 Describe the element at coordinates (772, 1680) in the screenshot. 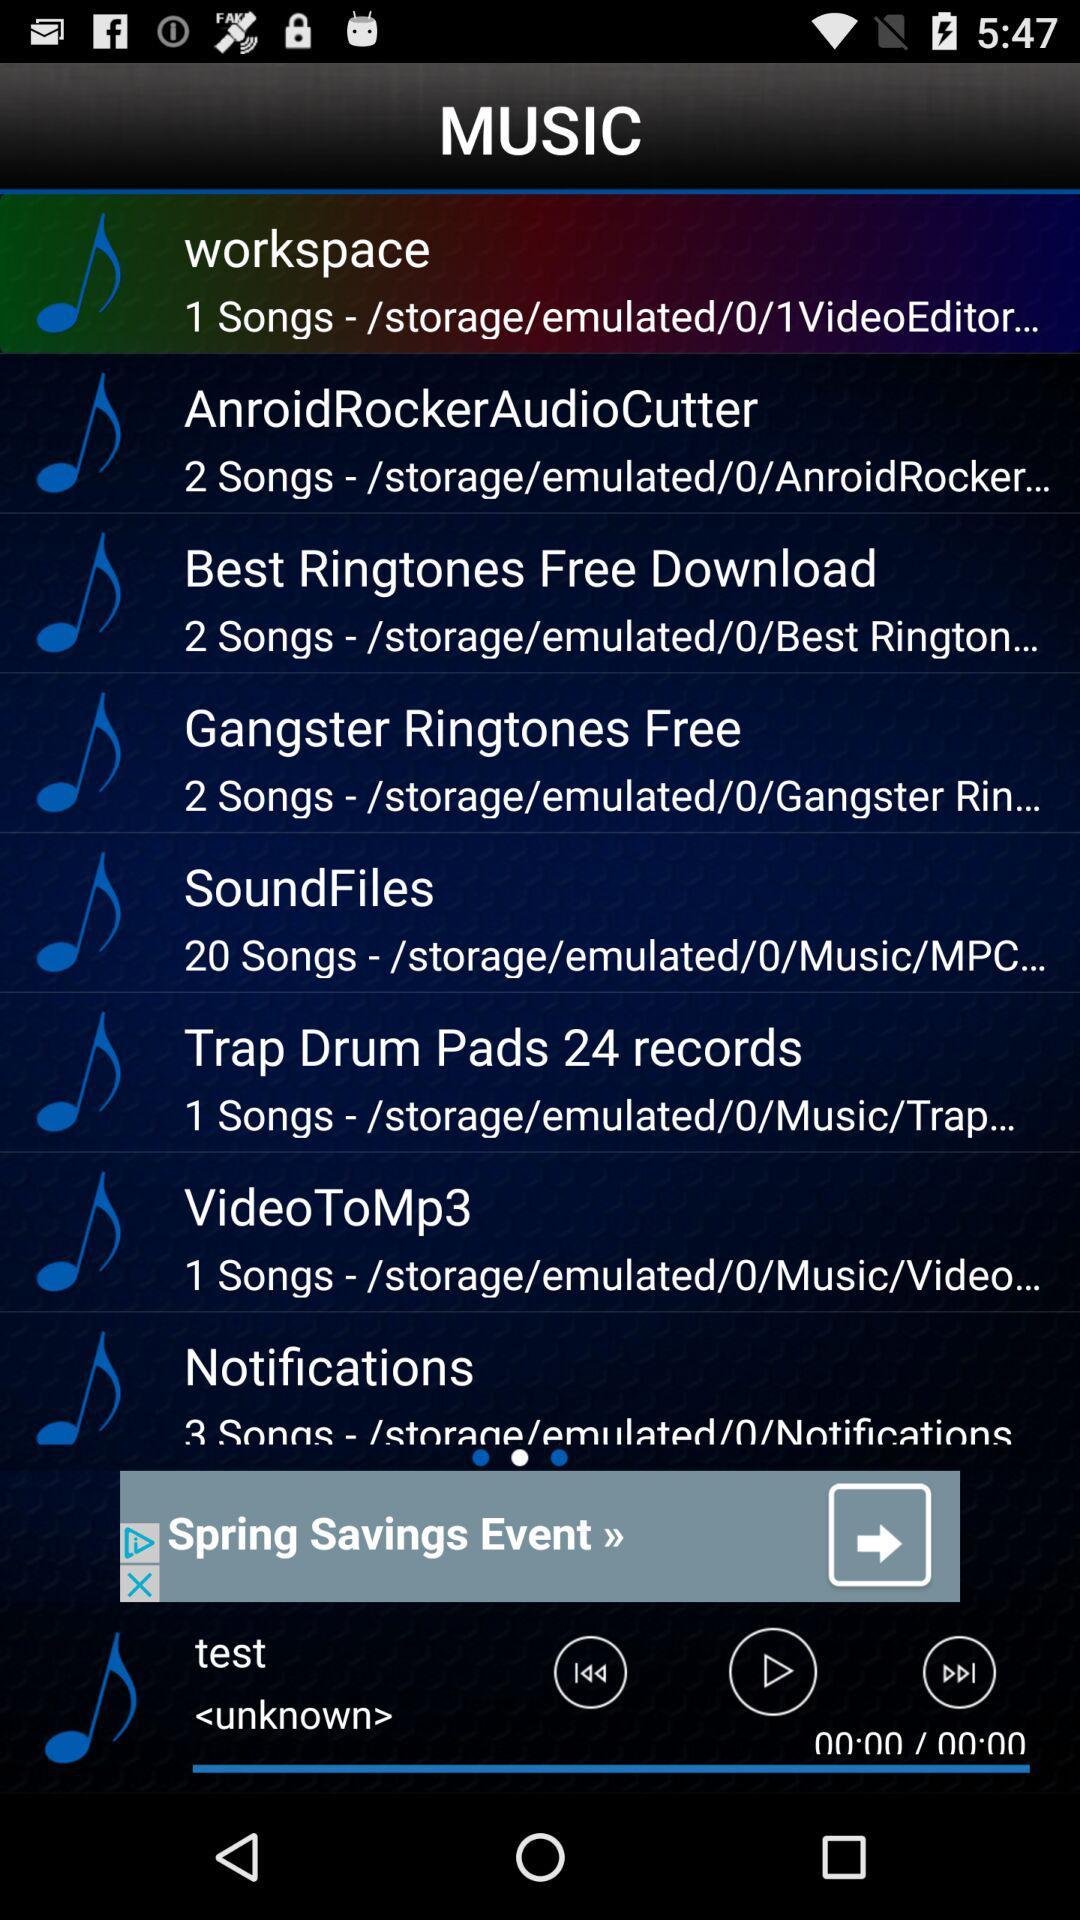

I see `play` at that location.